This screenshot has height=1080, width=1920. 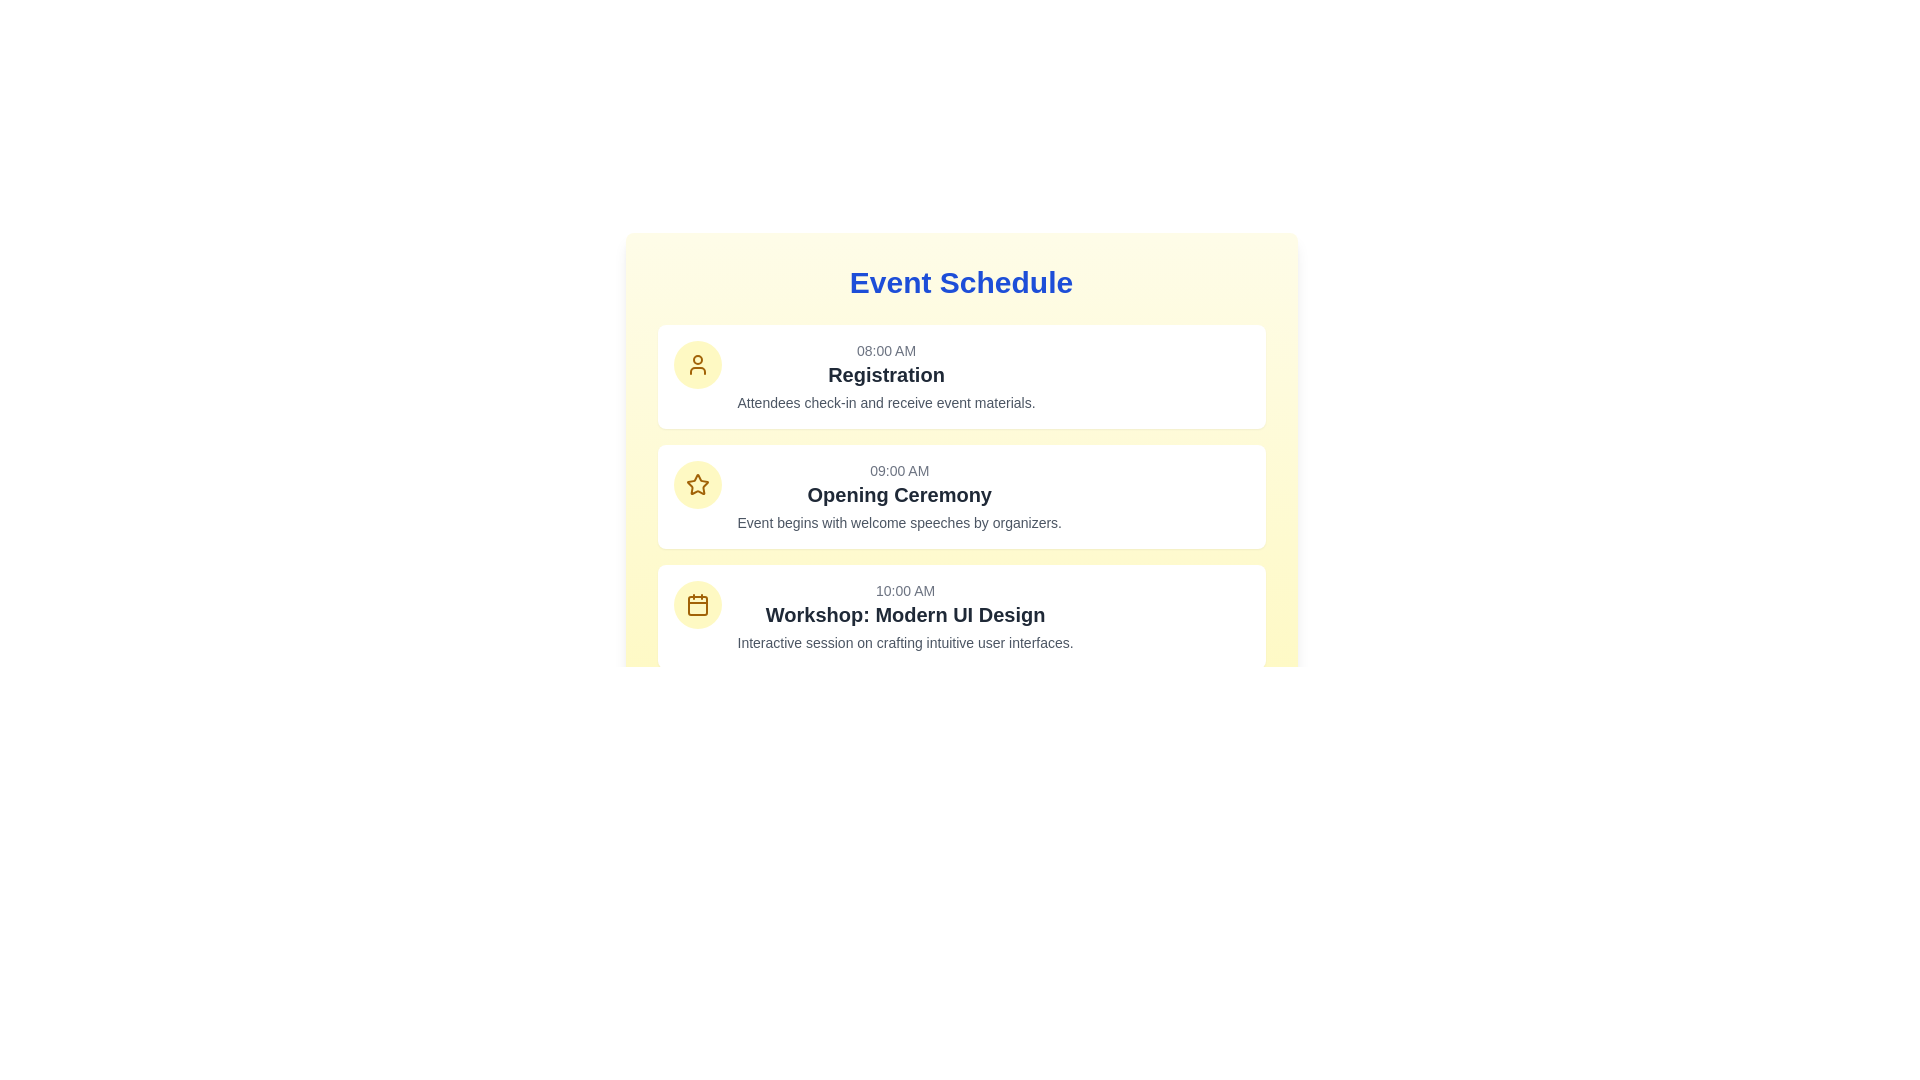 What do you see at coordinates (898, 470) in the screenshot?
I see `the timestamp text label located at the top of the second event block in the event schedule` at bounding box center [898, 470].